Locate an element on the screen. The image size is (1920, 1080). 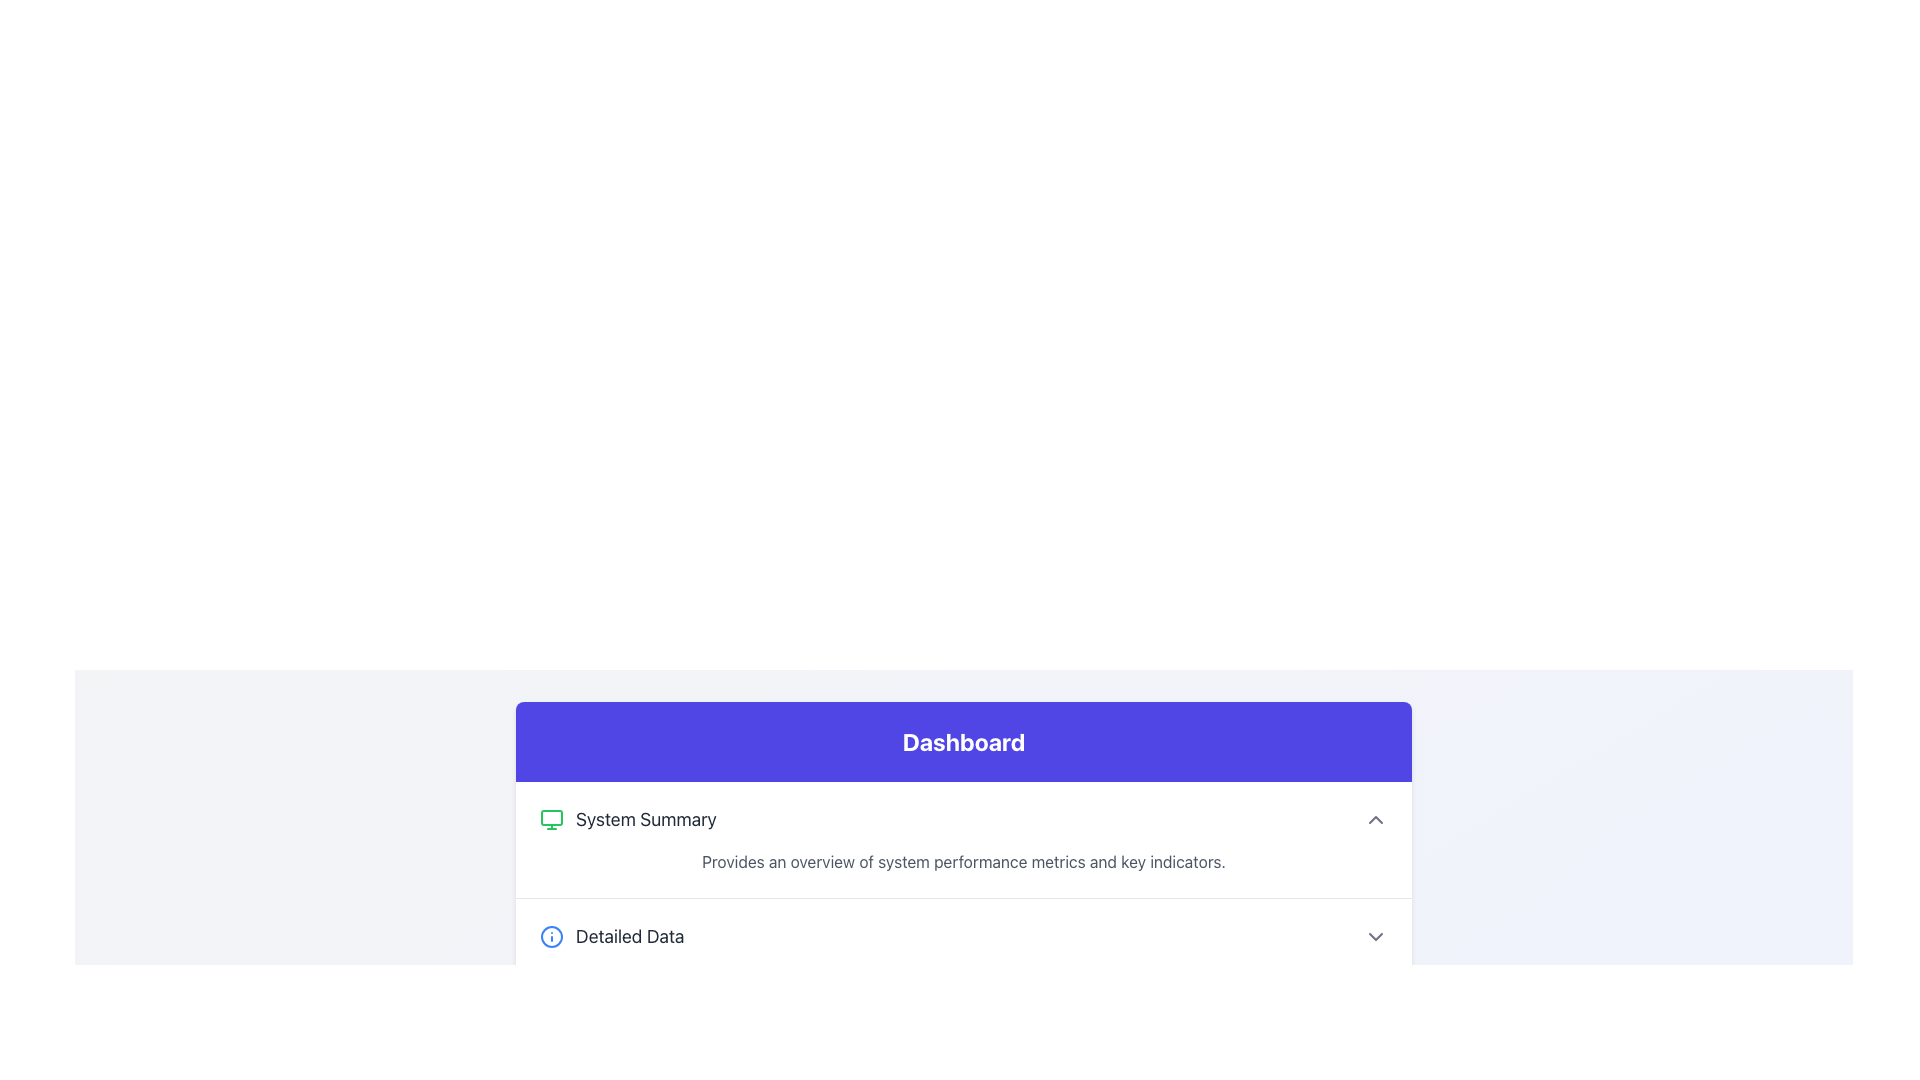
the small upward-pointing chevron icon with rounded edges located on the far right side of the 'System Summary' section is located at coordinates (1375, 820).